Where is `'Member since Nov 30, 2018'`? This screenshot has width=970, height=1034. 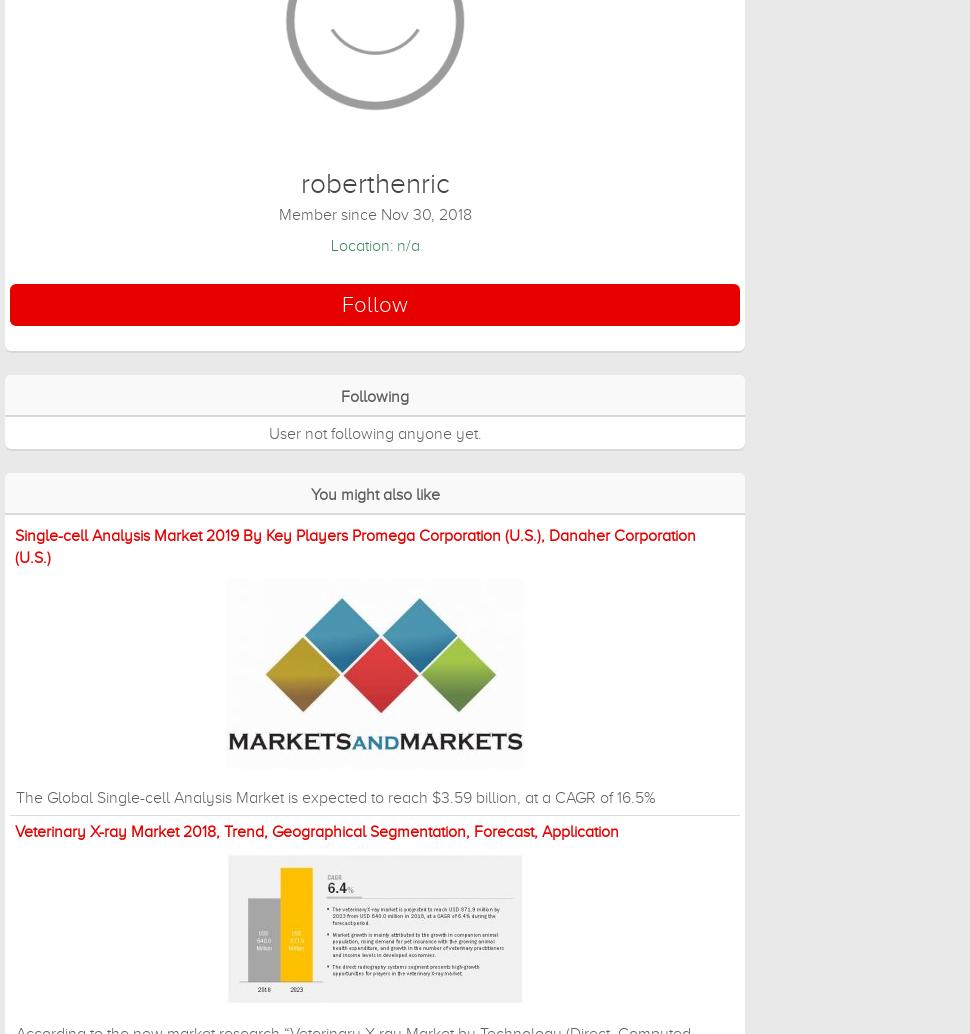 'Member since Nov 30, 2018' is located at coordinates (373, 214).